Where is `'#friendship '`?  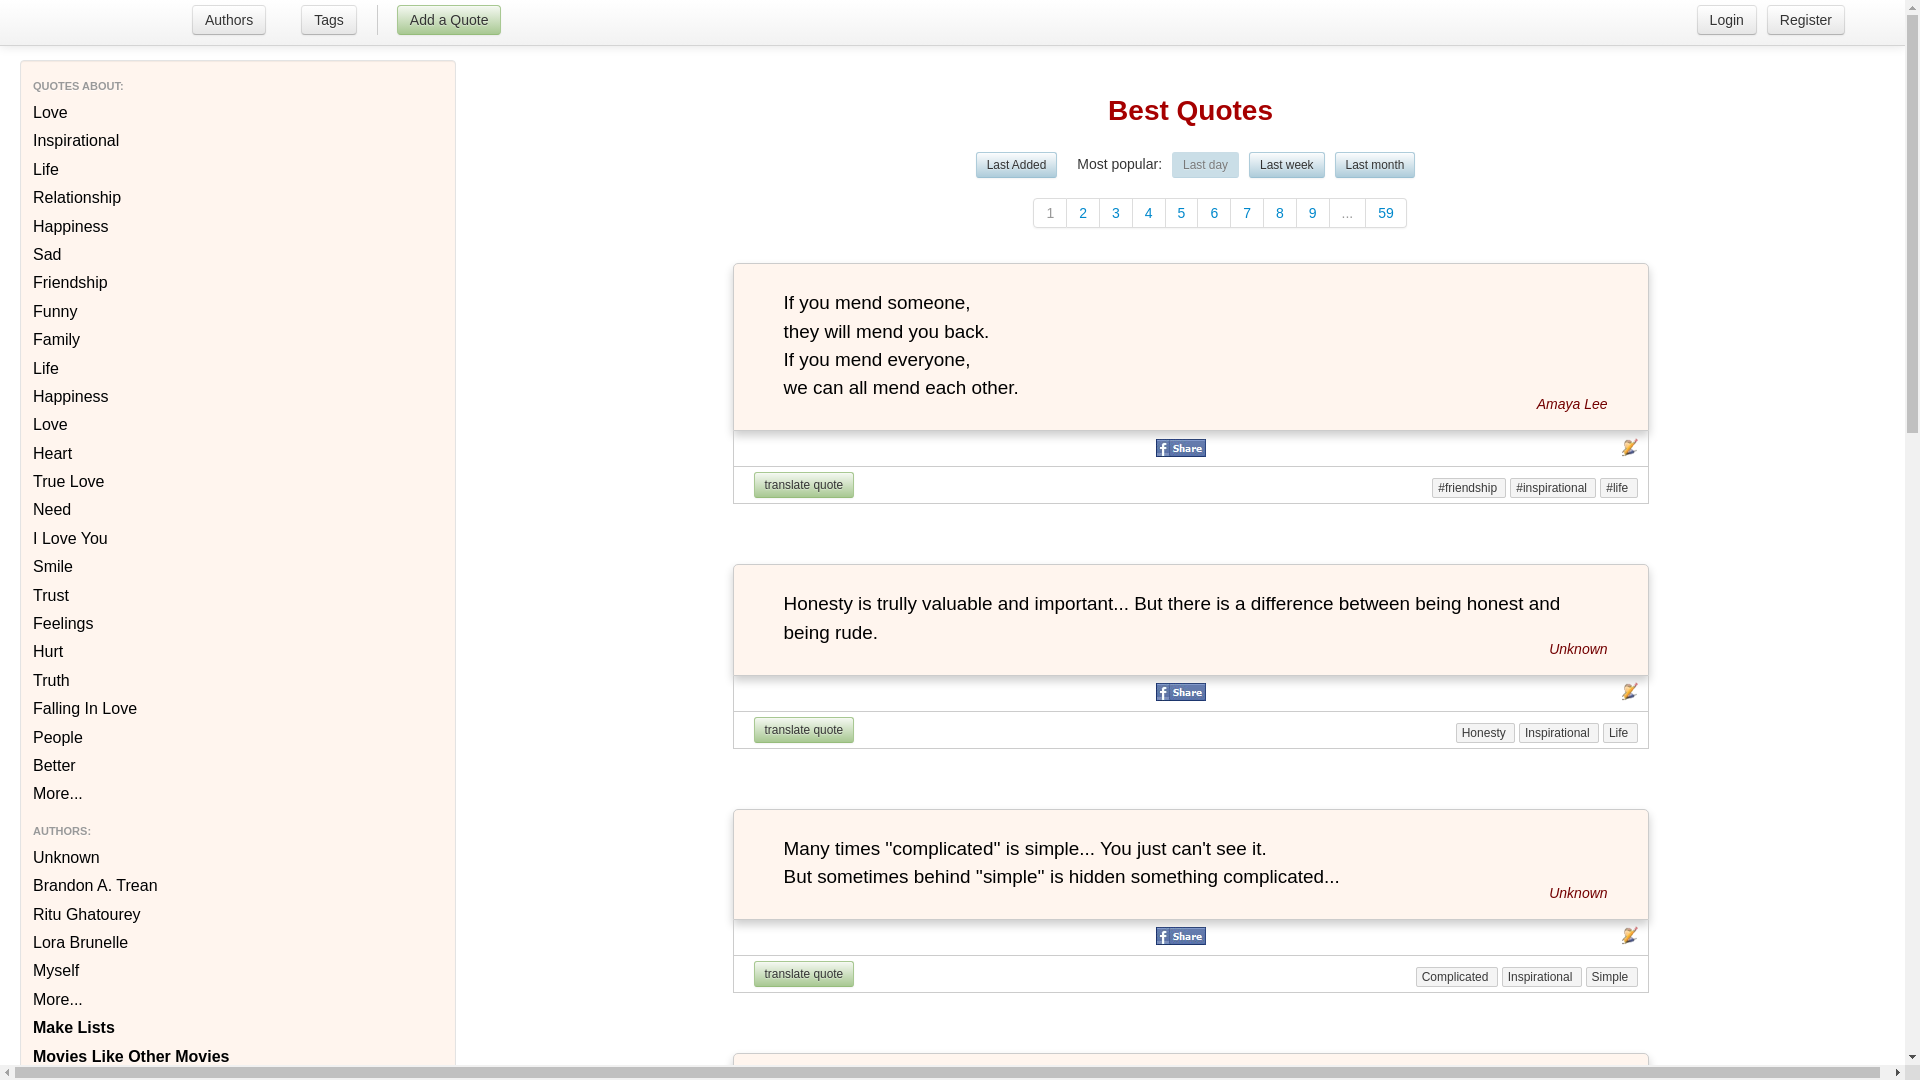
'#friendship ' is located at coordinates (1468, 488).